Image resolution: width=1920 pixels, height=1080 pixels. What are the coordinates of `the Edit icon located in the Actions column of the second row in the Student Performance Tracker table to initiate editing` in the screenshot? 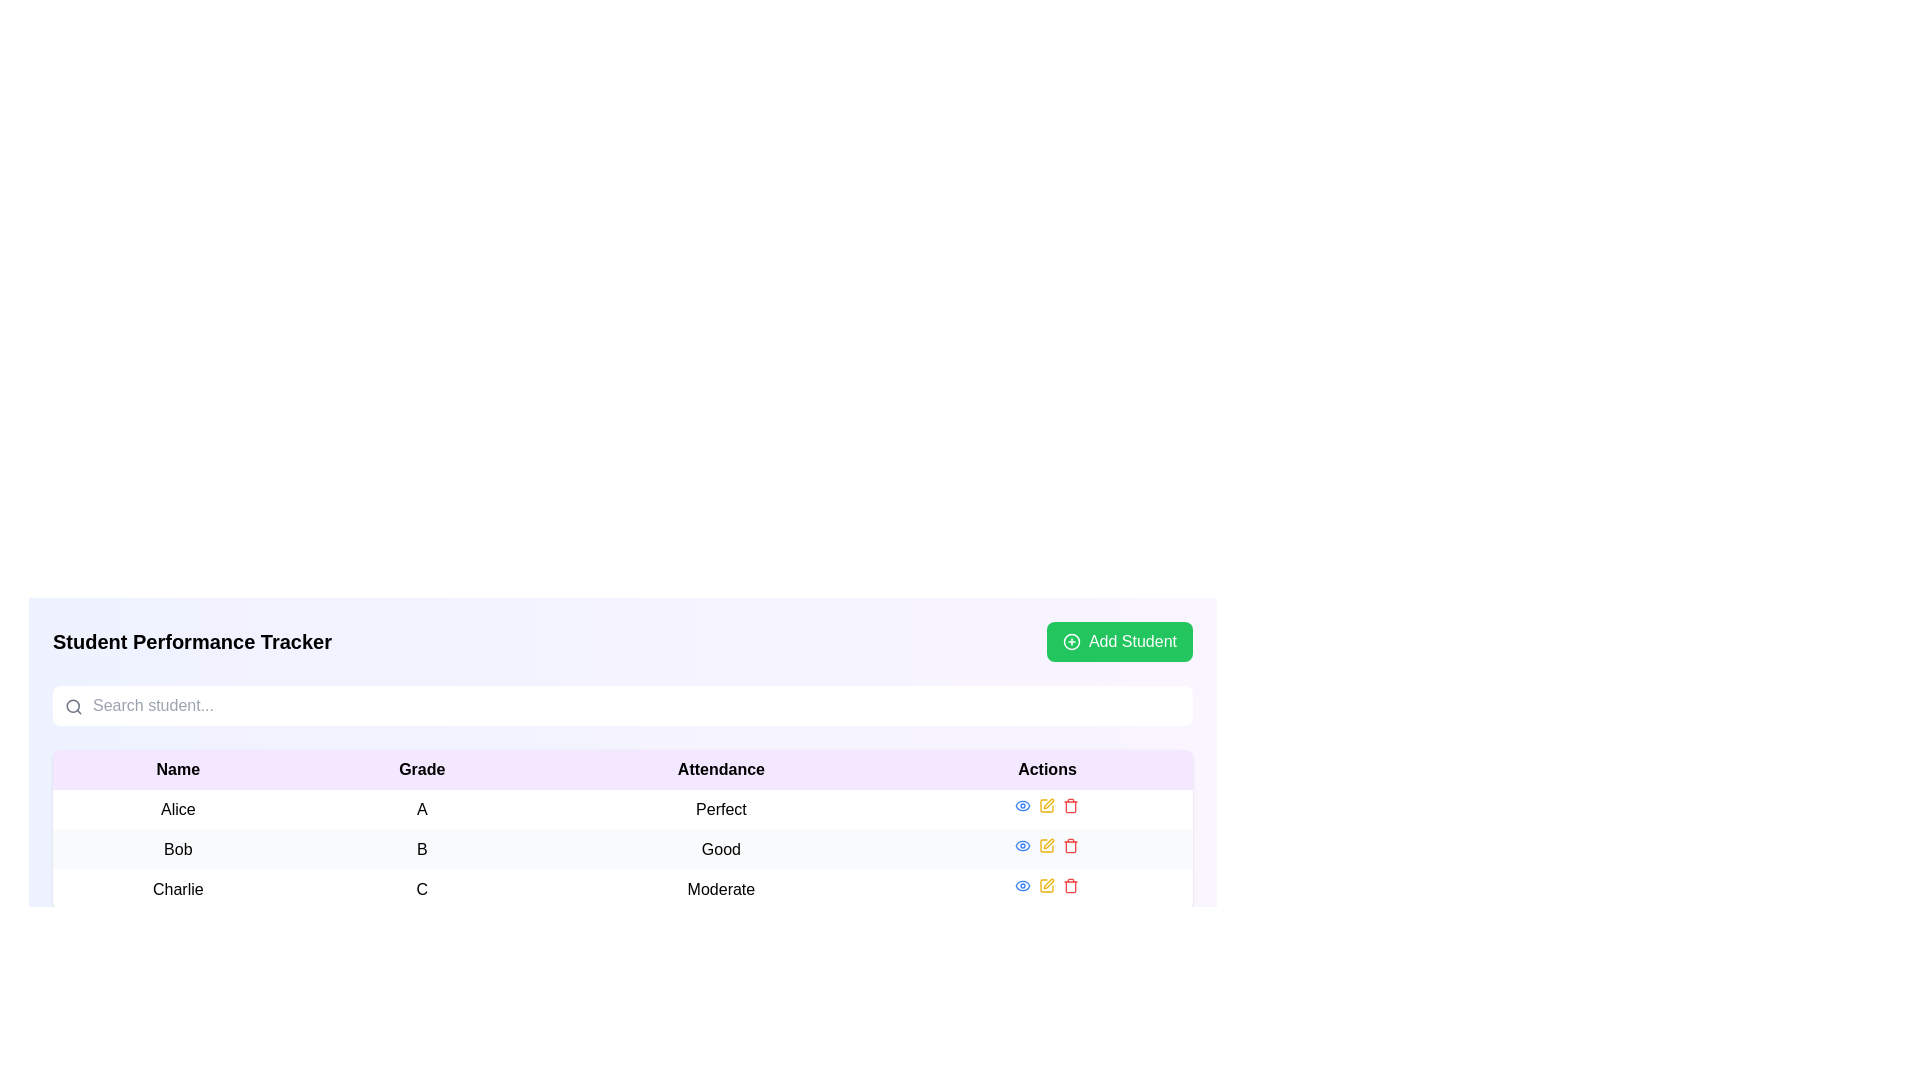 It's located at (1046, 845).